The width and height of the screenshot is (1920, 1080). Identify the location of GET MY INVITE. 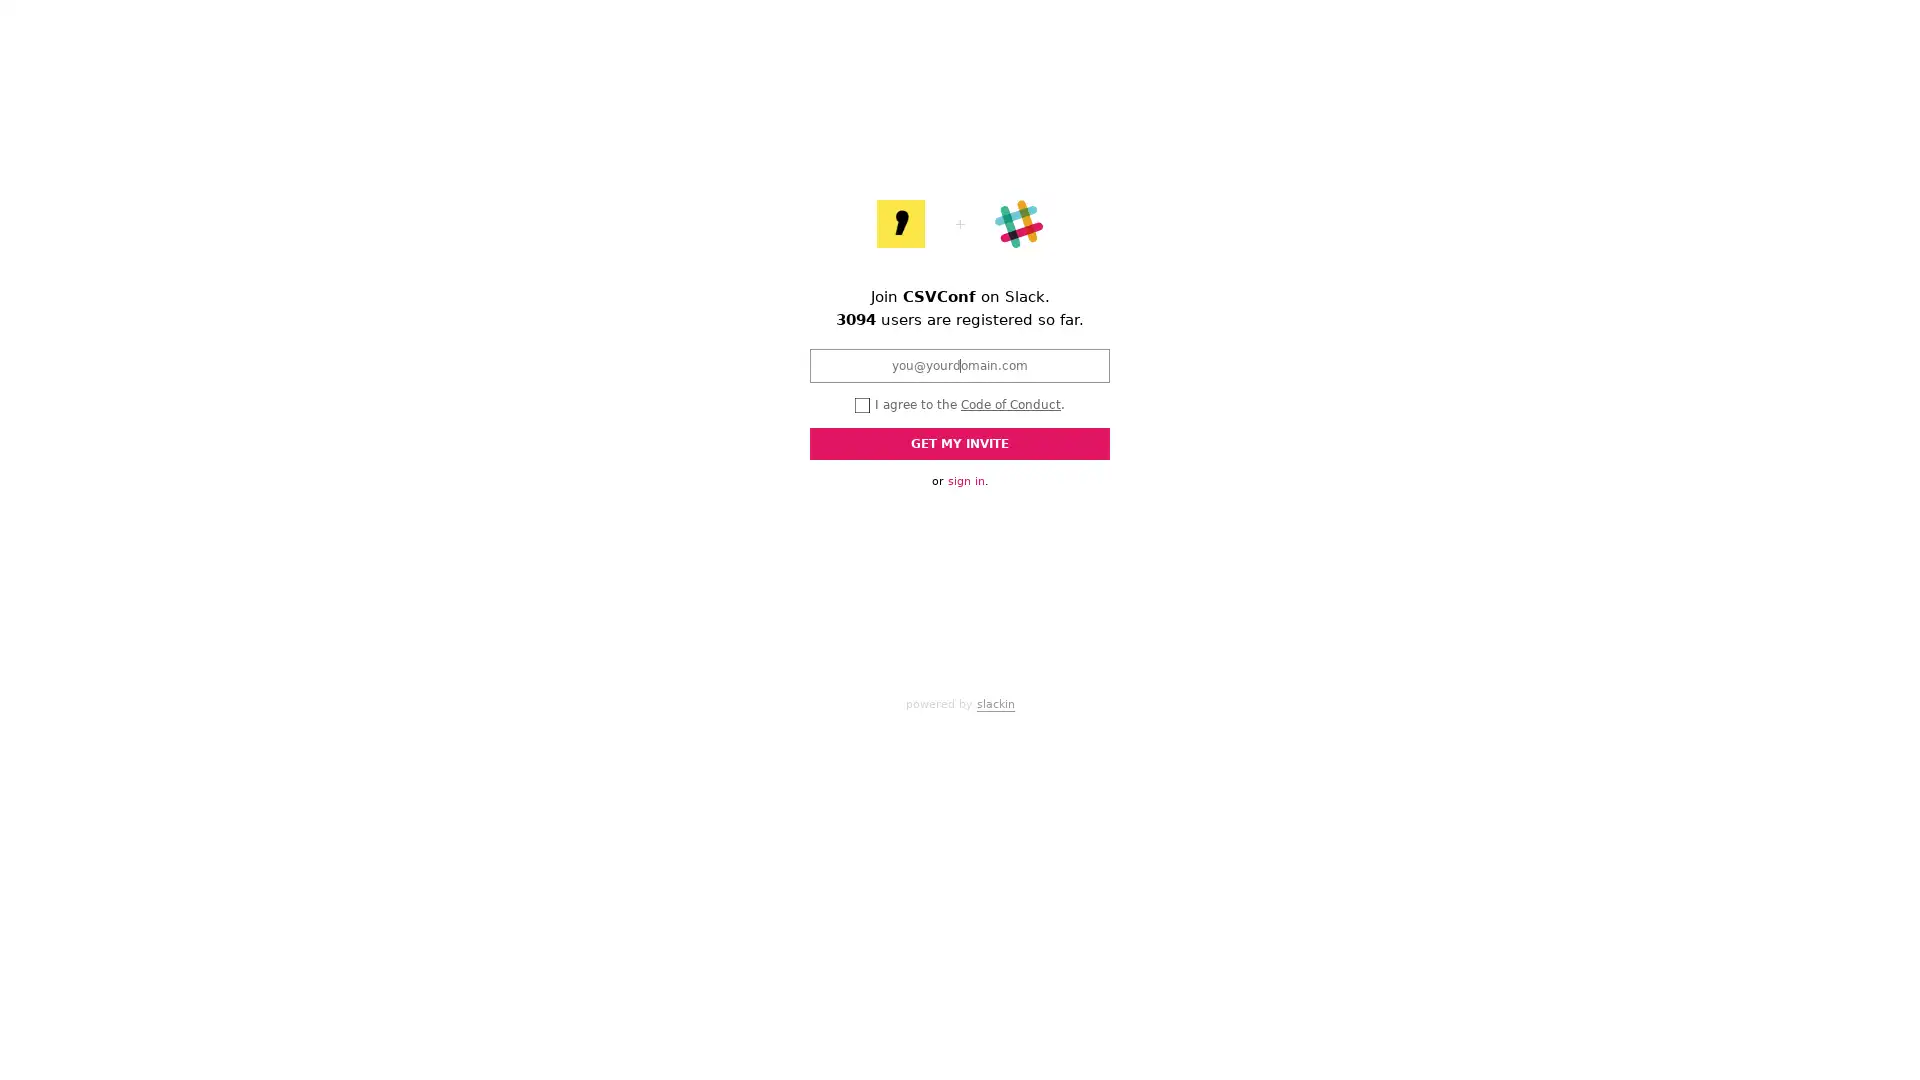
(960, 442).